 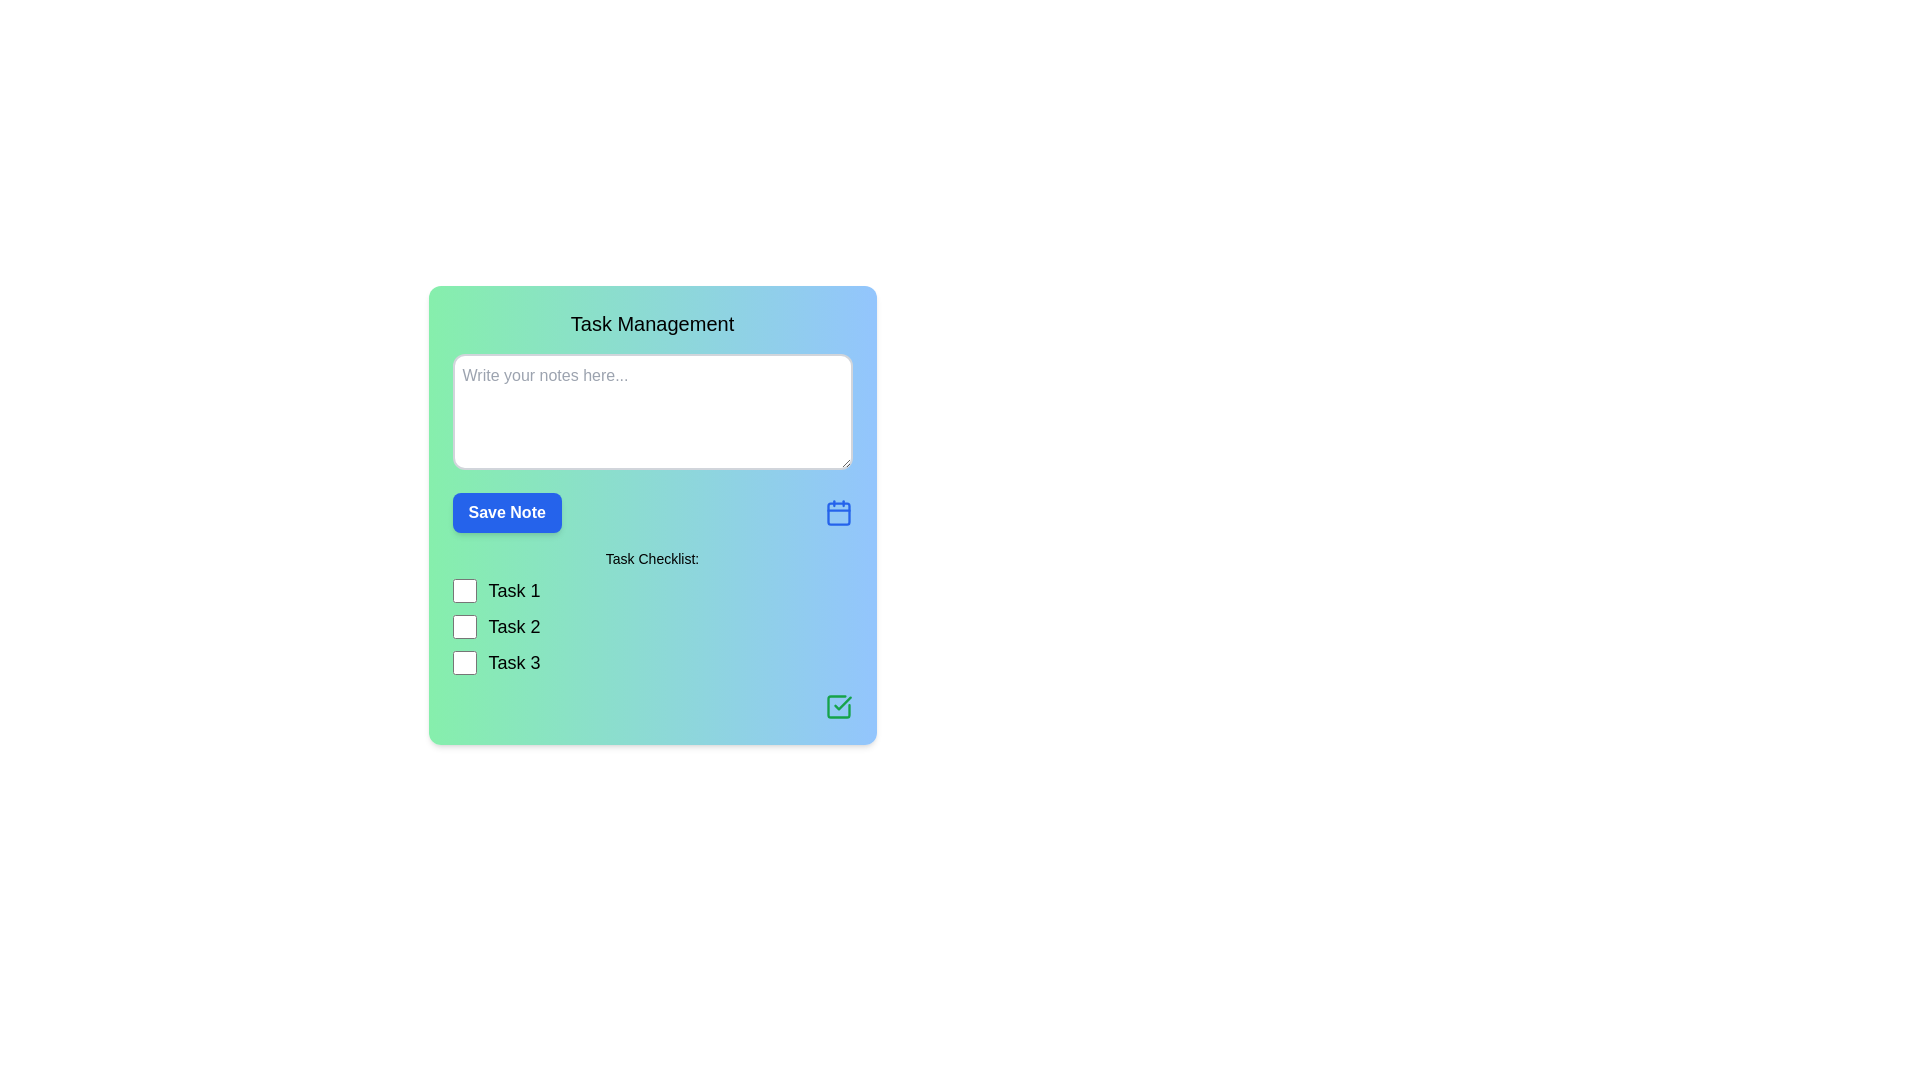 I want to click on the green checkmark icon located in the bottom-right corner of the application interface, so click(x=842, y=702).